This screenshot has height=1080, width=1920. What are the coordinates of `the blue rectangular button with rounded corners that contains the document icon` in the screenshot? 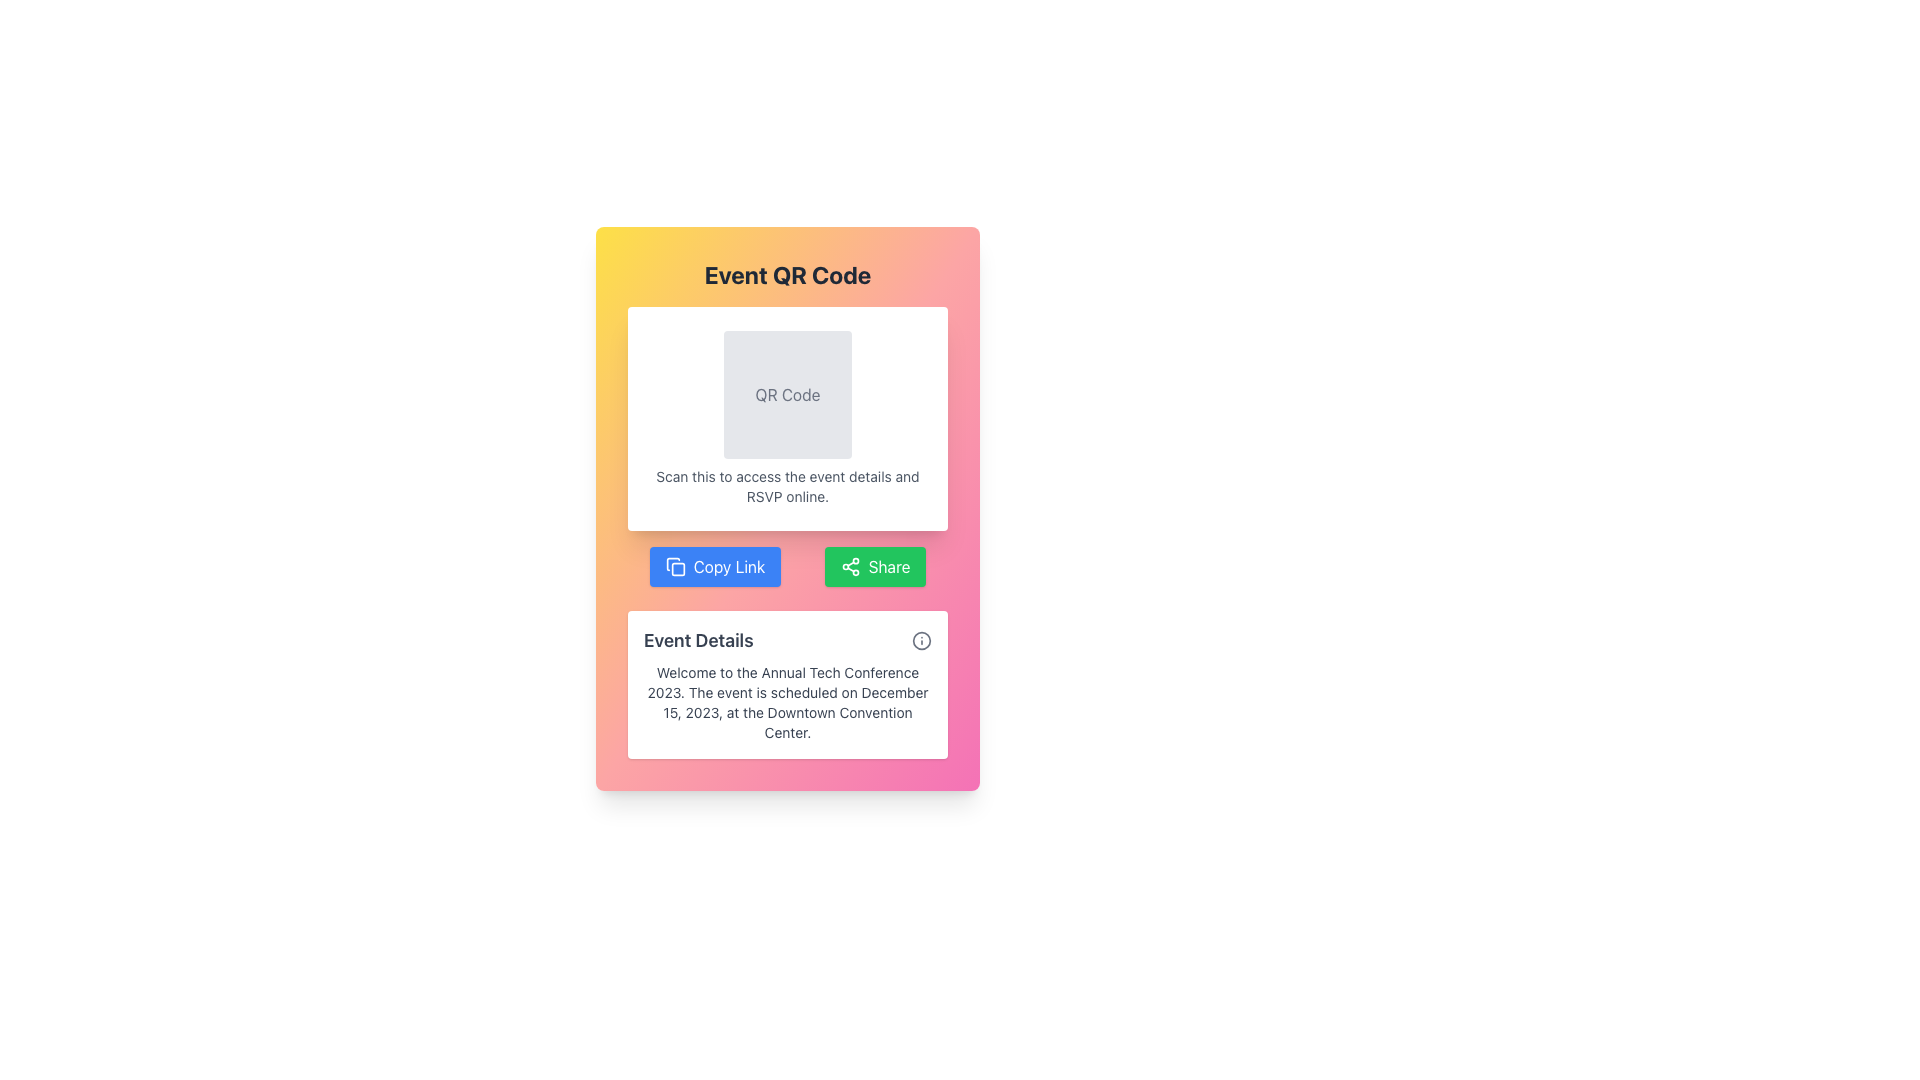 It's located at (675, 567).